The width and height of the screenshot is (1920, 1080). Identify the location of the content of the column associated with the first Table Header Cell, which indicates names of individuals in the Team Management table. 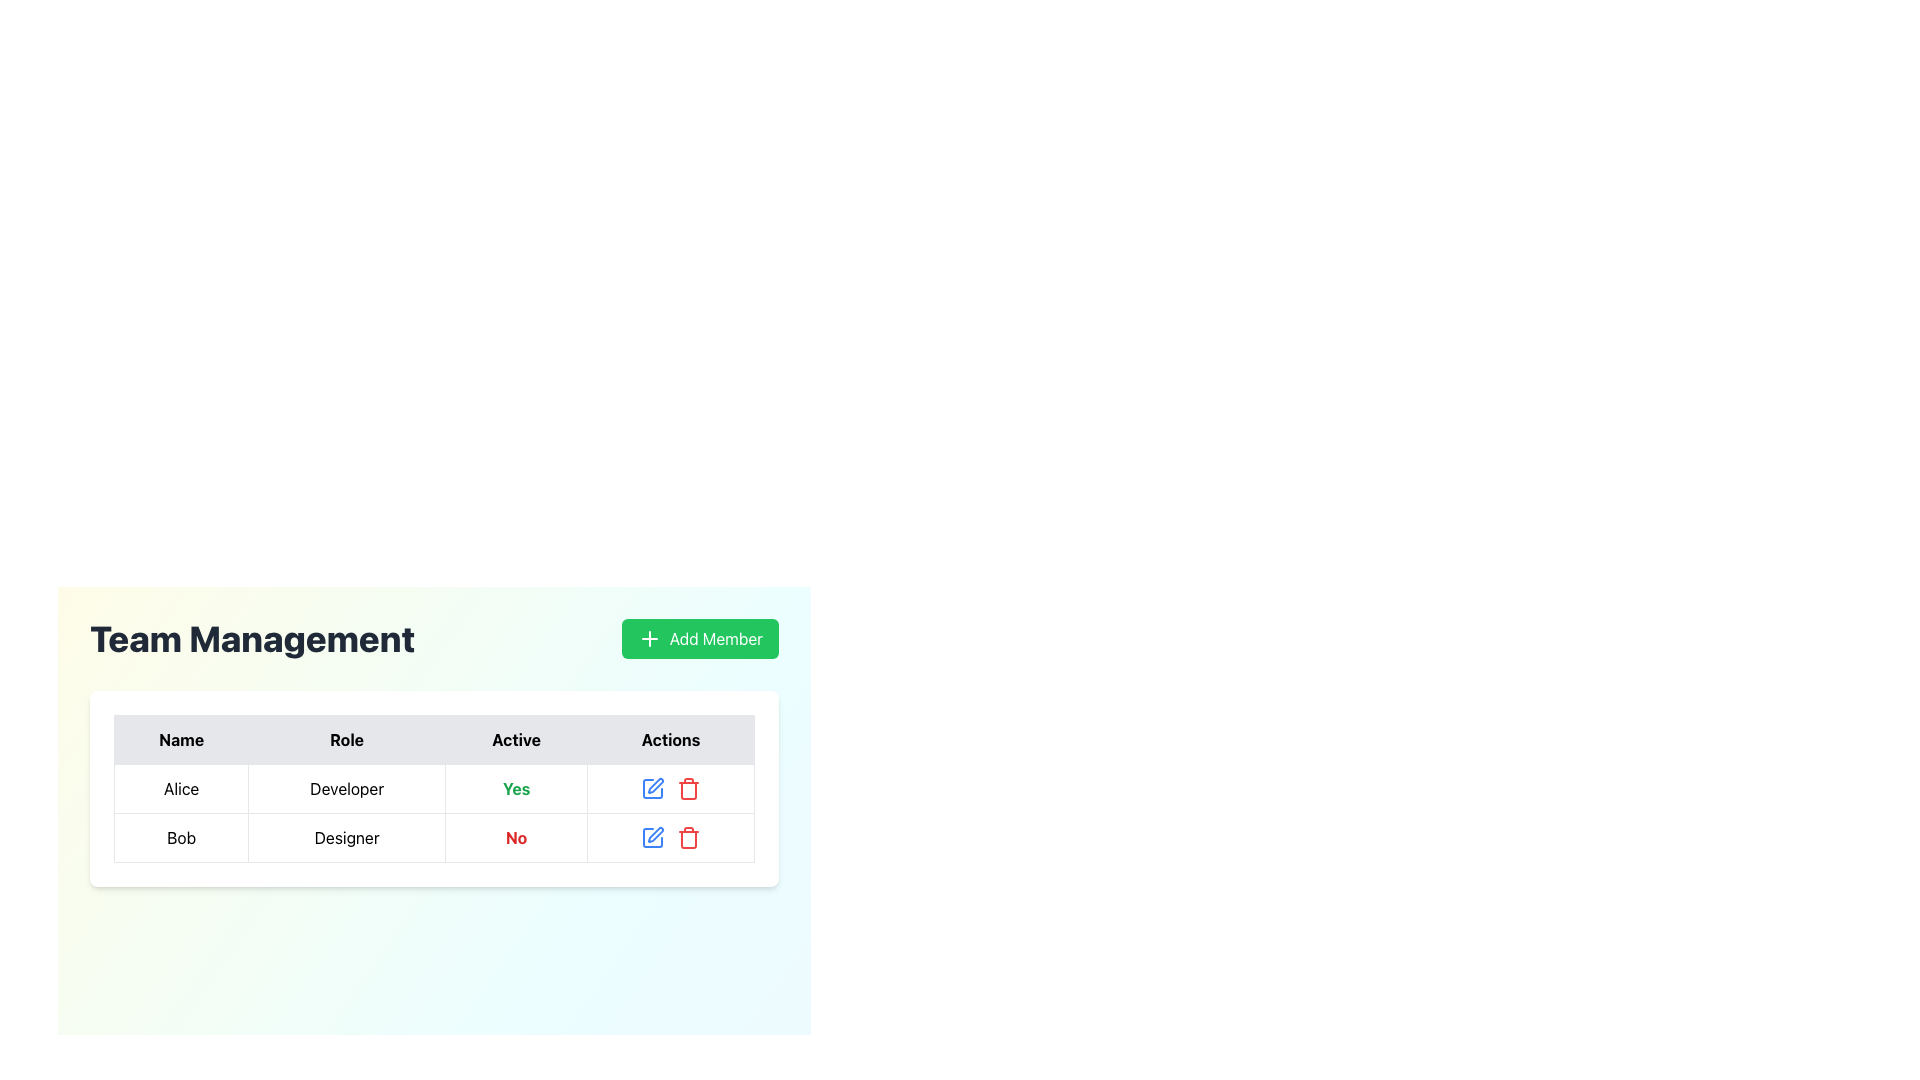
(181, 740).